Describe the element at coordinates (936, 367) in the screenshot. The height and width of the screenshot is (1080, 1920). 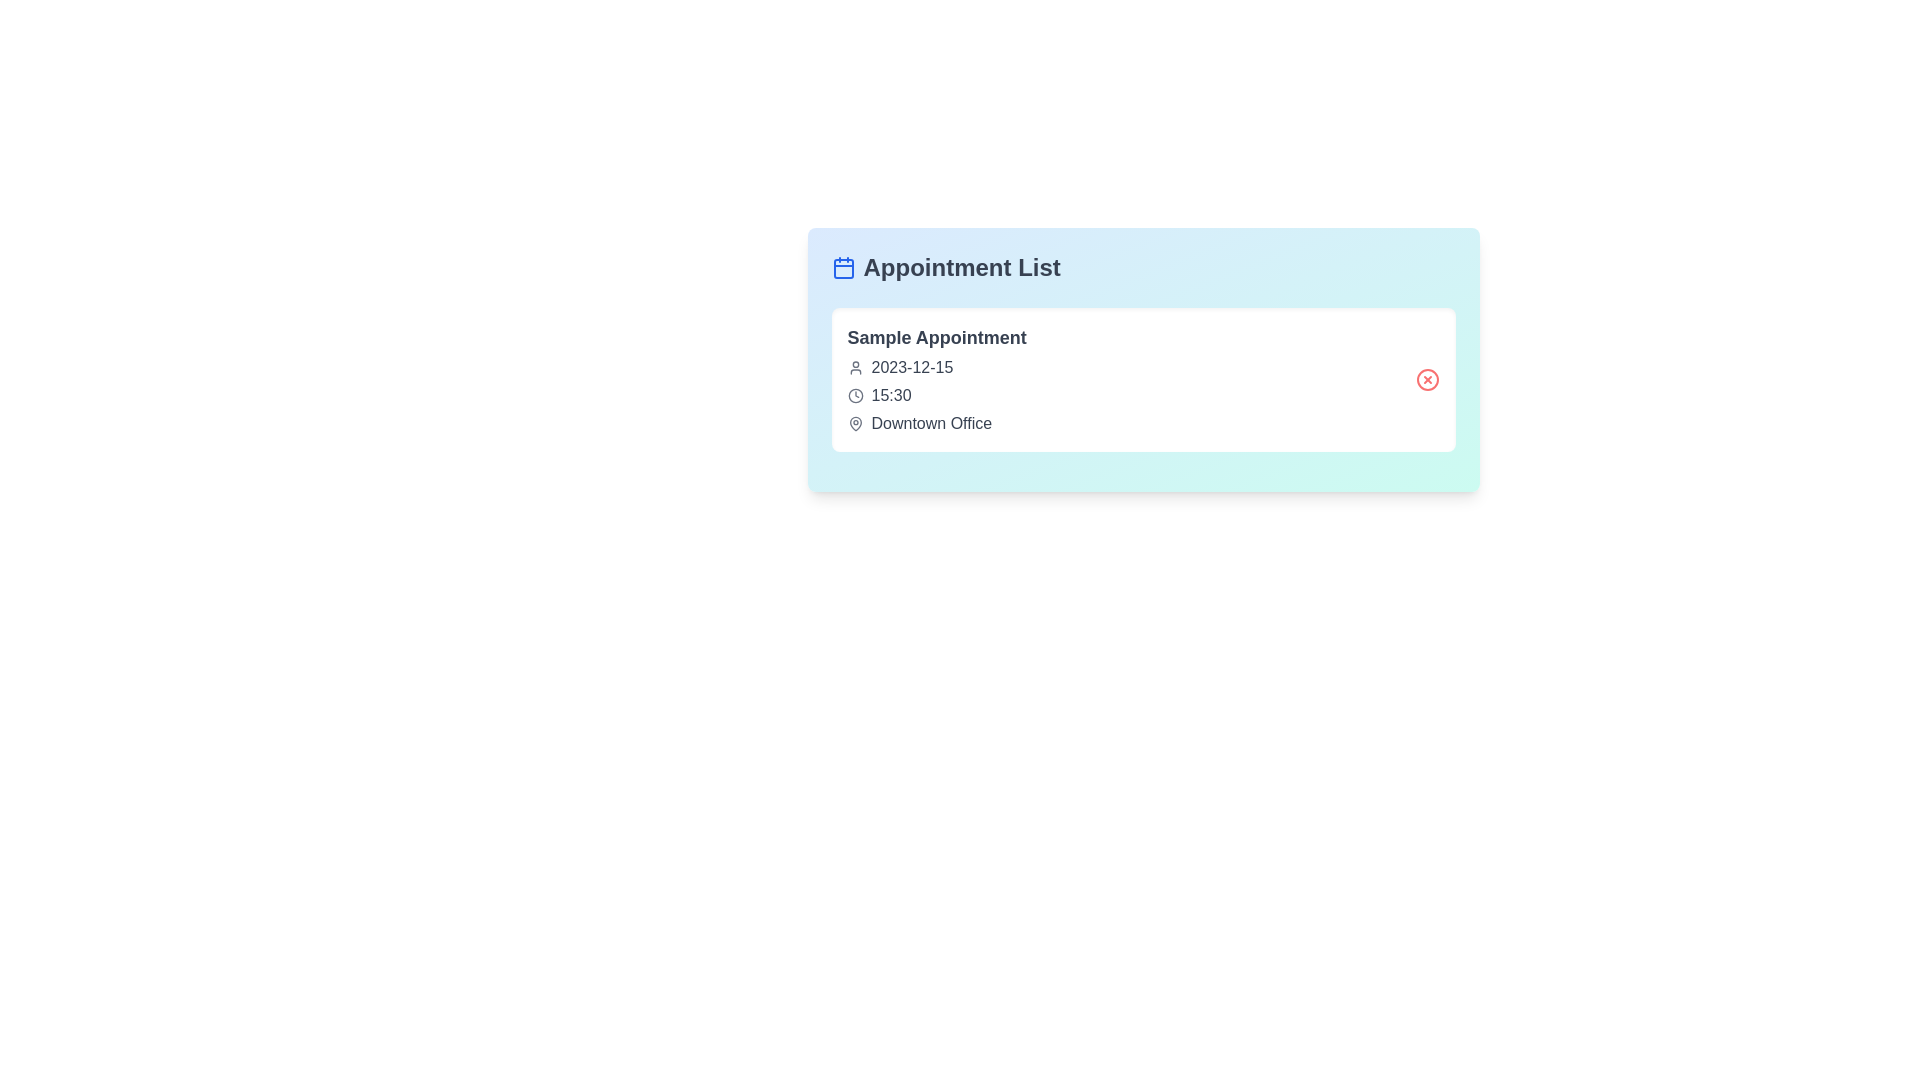
I see `date information '2023-12-15' displayed in the text element beneath the title 'Sample Appointment' in the appointment details card` at that location.